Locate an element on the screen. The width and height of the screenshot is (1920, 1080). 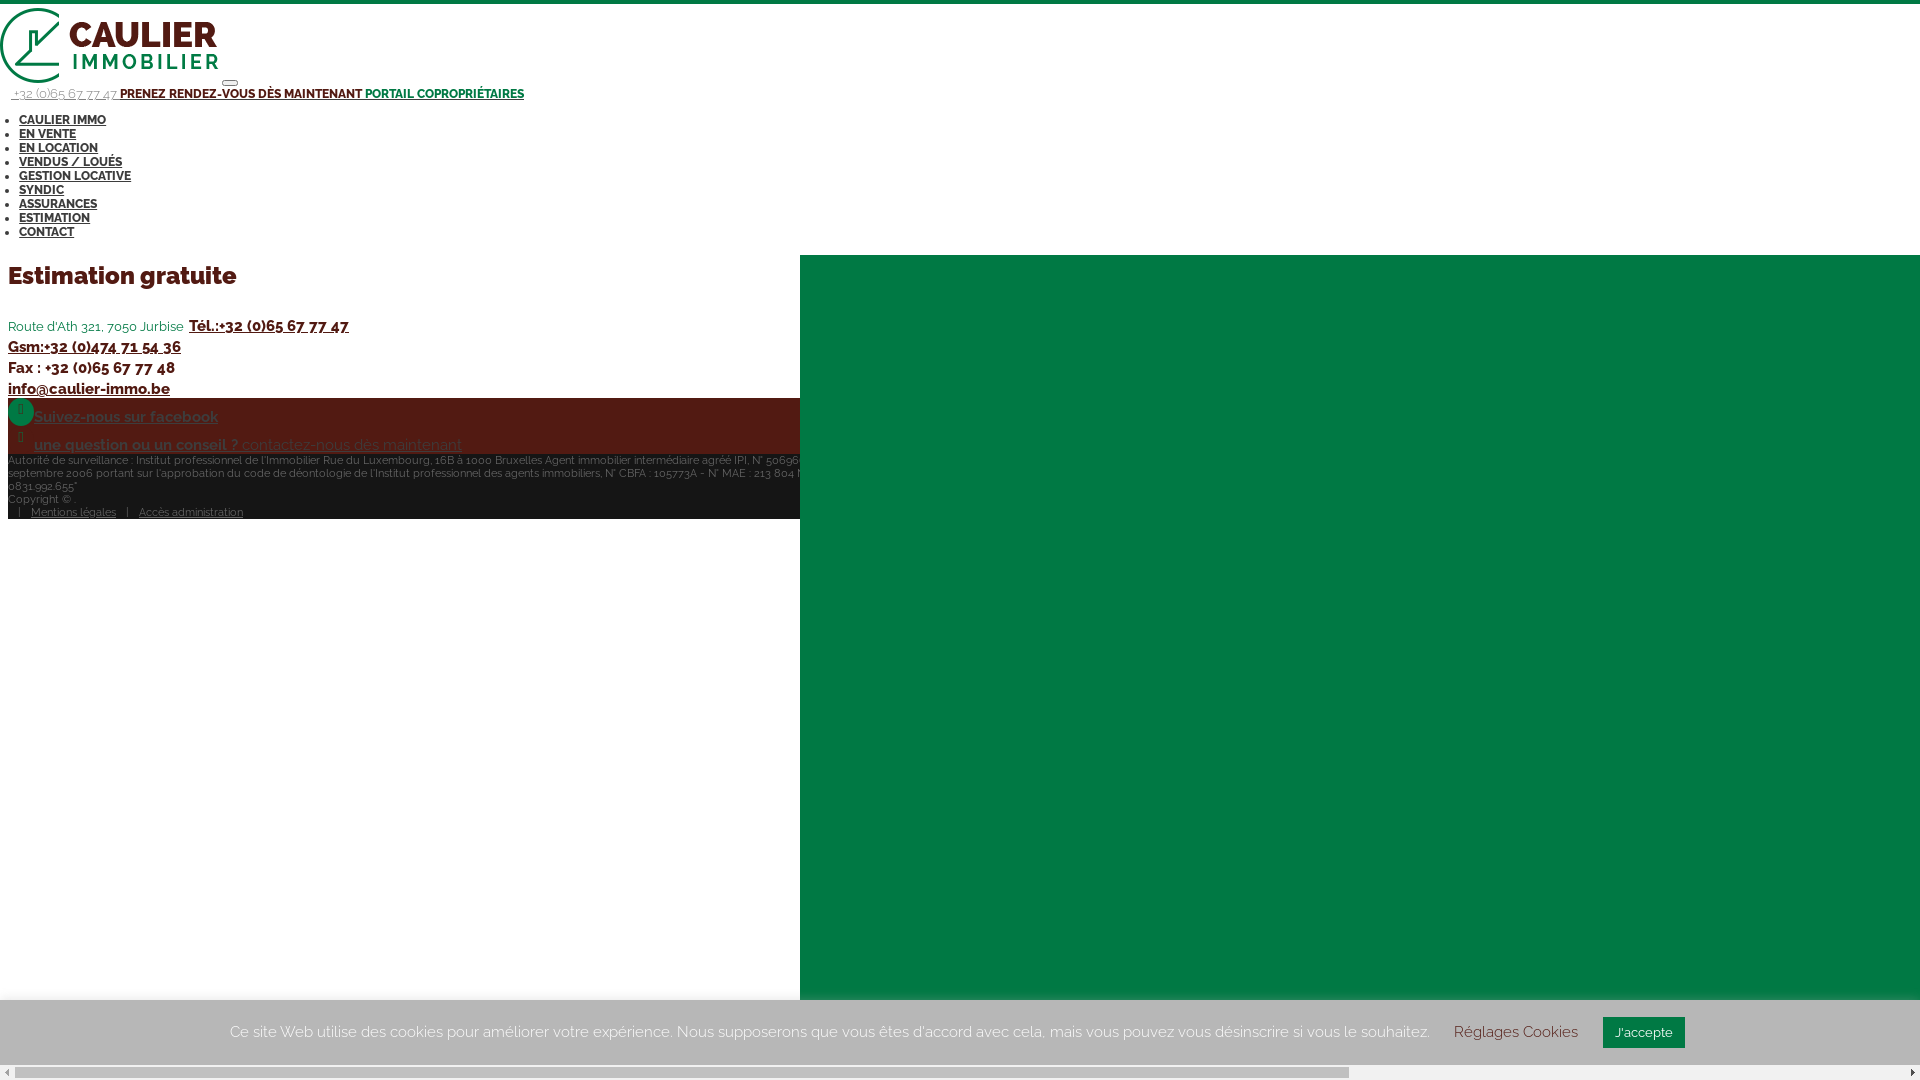
'Suivez-nous sur facebook' is located at coordinates (8, 415).